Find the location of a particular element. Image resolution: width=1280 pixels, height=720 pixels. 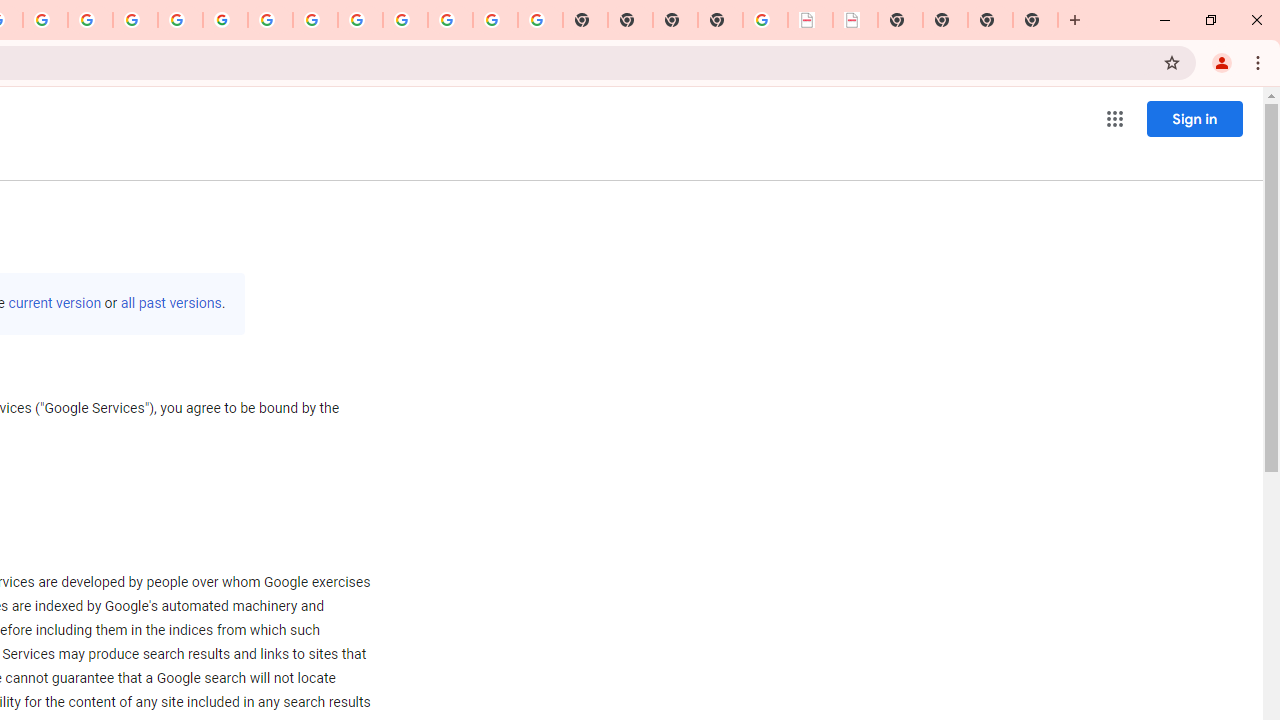

'BAE Systems Brasil | BAE Systems' is located at coordinates (855, 20).